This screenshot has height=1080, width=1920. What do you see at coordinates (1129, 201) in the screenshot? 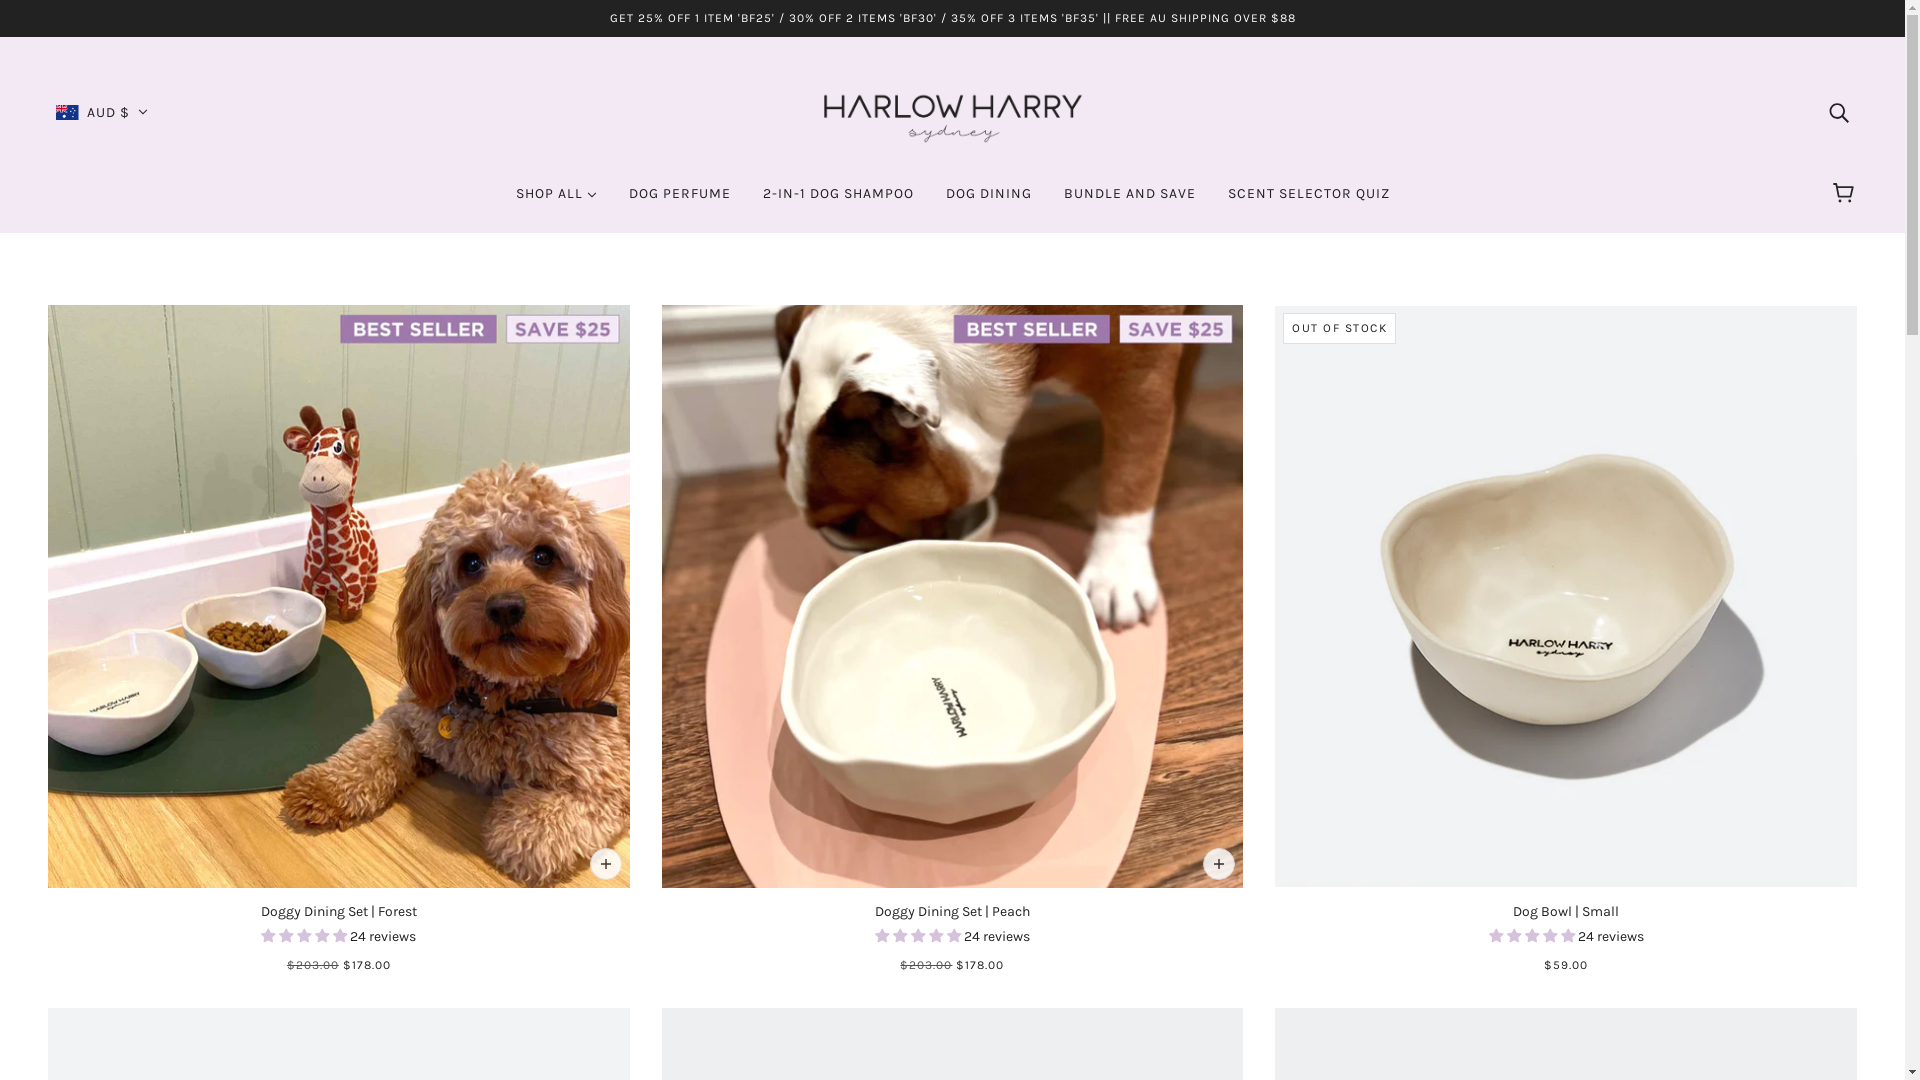
I see `'BUNDLE AND SAVE'` at bounding box center [1129, 201].